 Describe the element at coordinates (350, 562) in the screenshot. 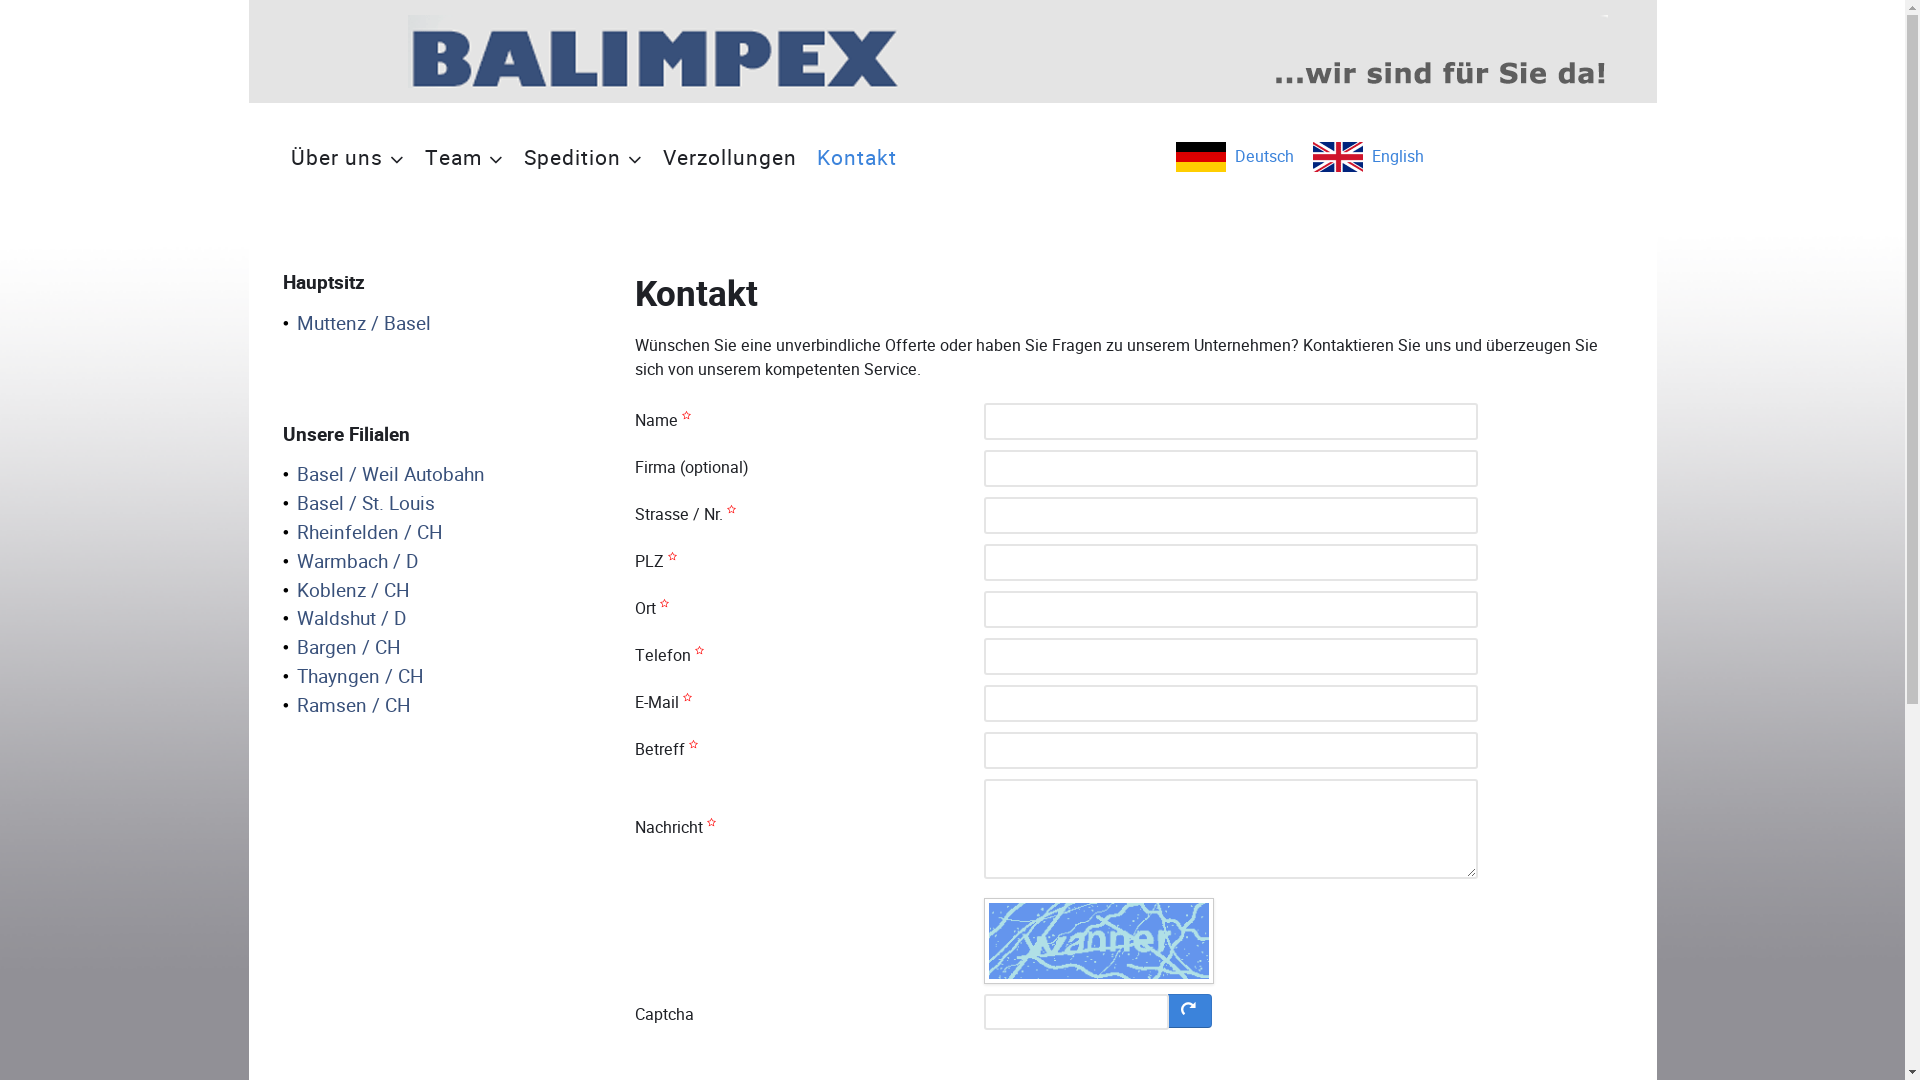

I see `'Warmbach / D'` at that location.